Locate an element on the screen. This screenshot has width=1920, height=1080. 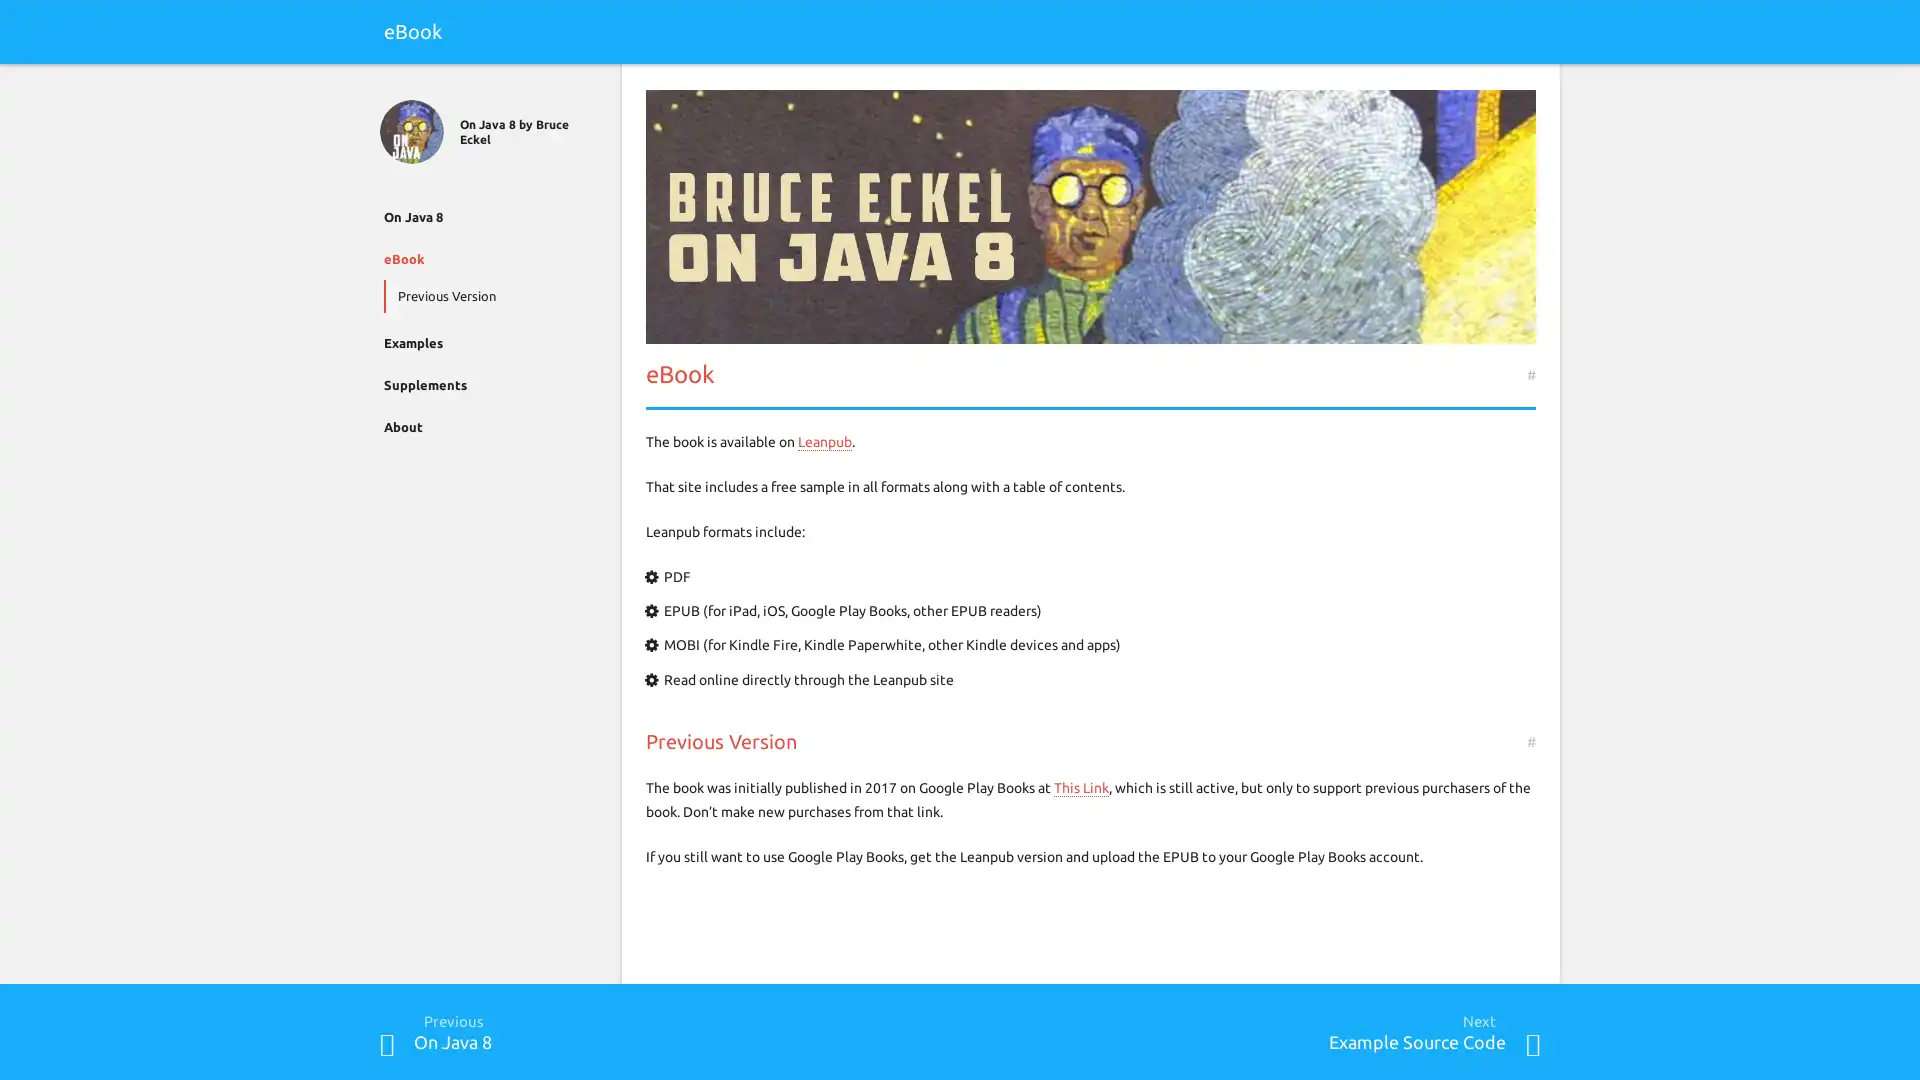
Close is located at coordinates (387, 87).